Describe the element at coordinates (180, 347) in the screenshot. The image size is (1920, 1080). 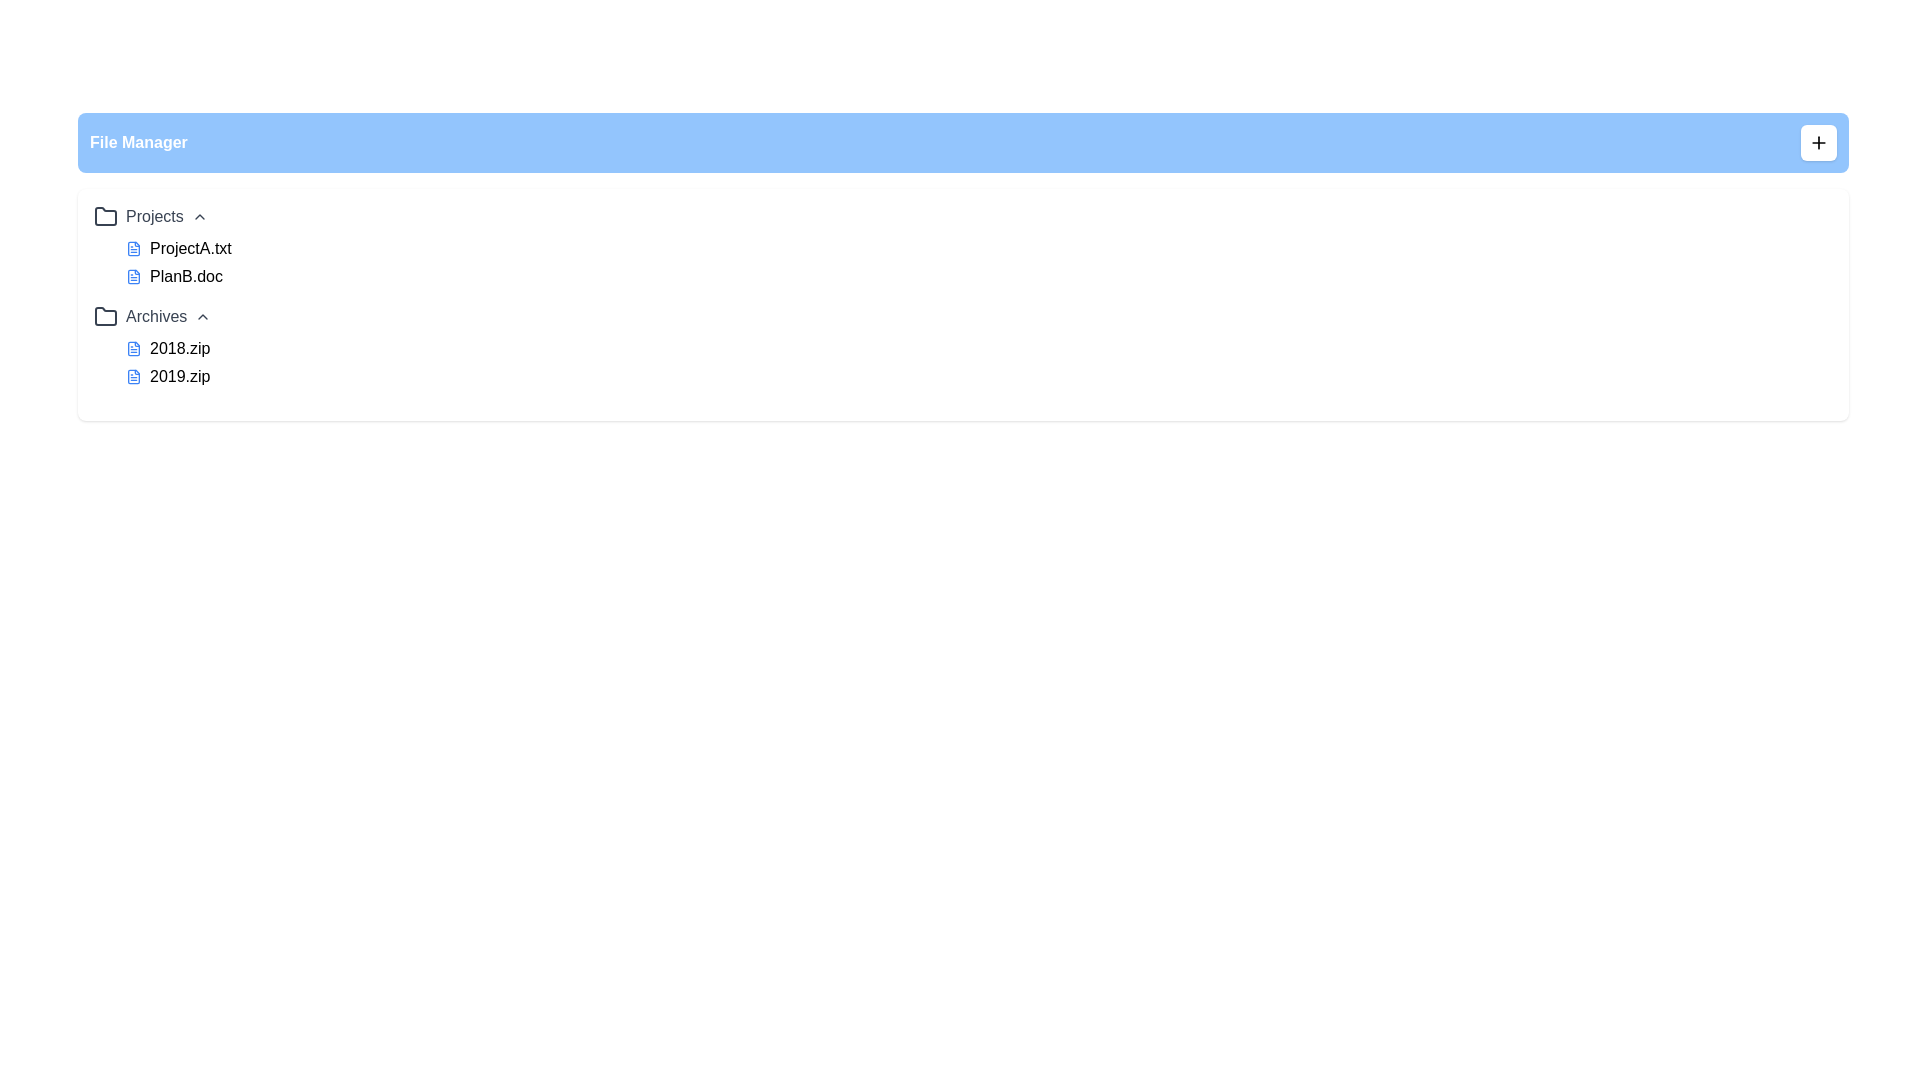
I see `the text label displaying '2018.zip', which is the first file entry under the 'Archives' section in the file listing` at that location.